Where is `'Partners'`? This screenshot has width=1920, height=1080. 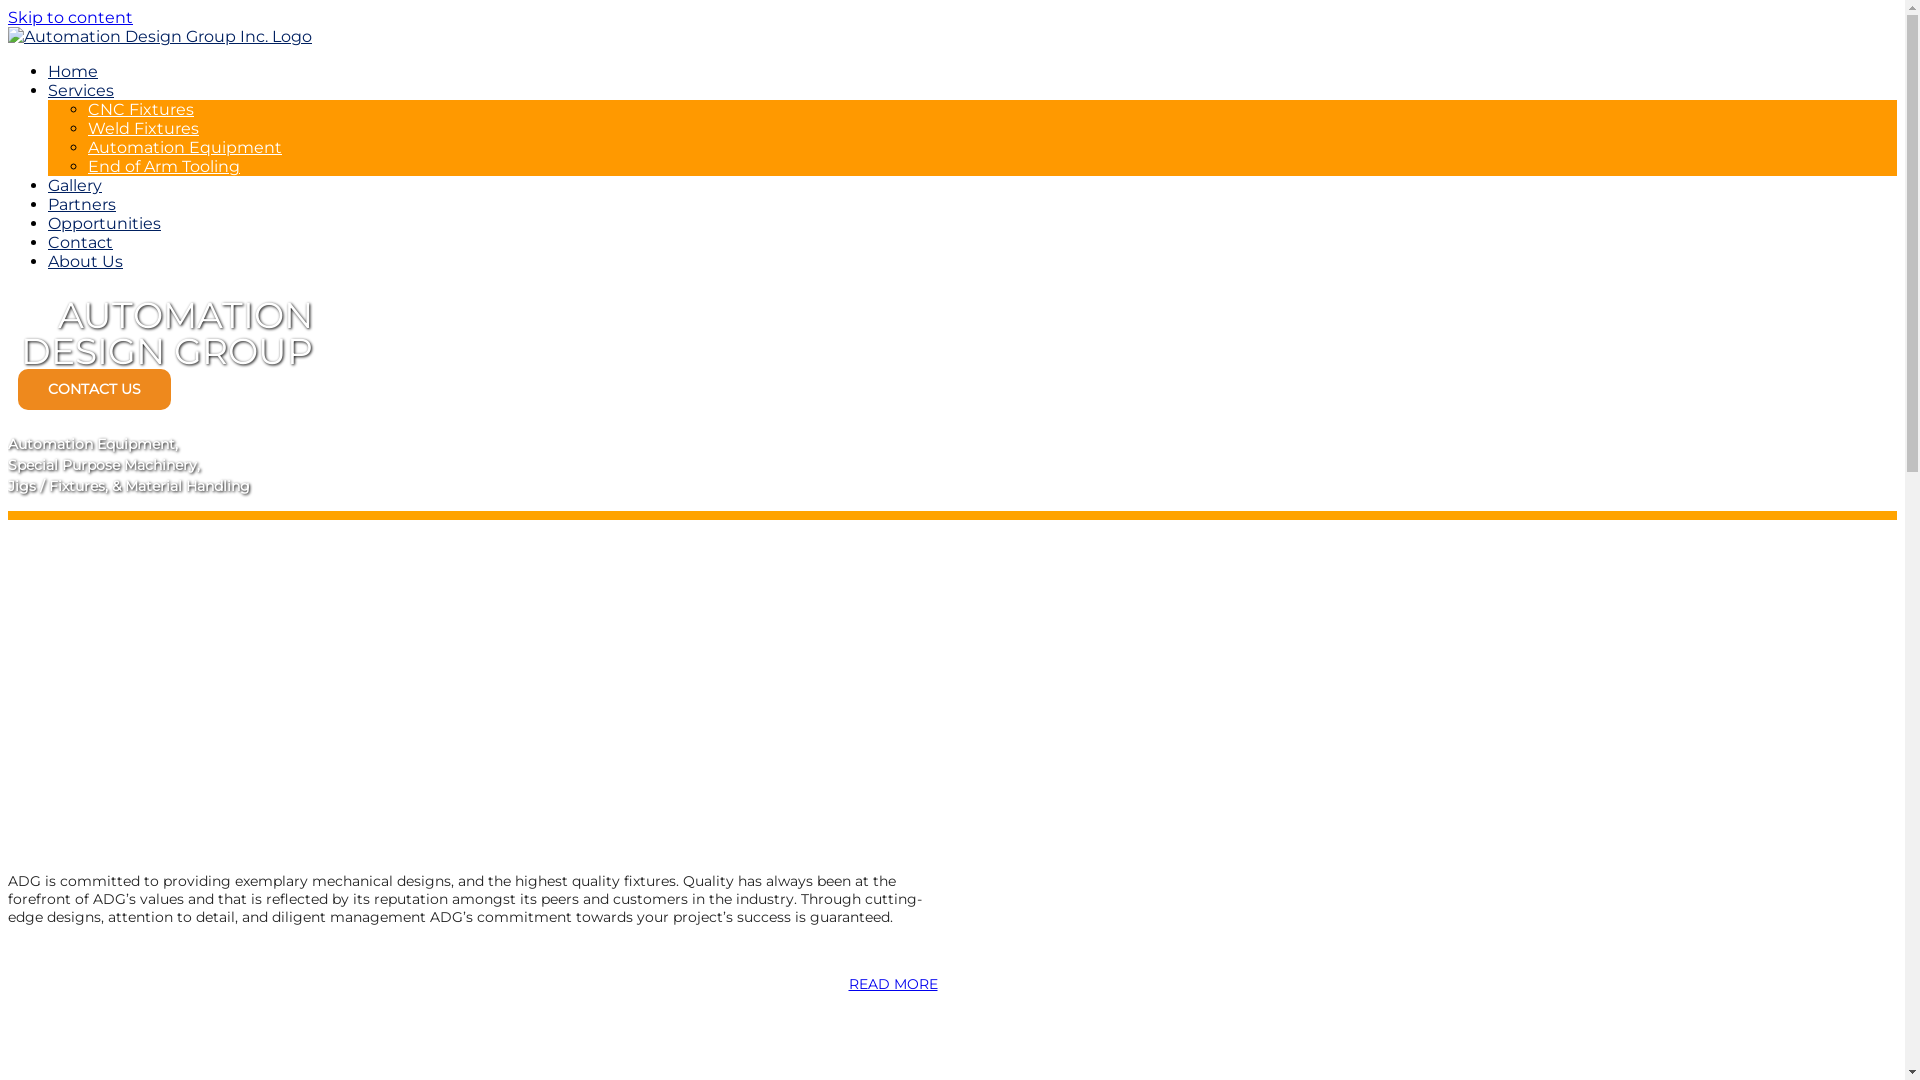
'Partners' is located at coordinates (80, 204).